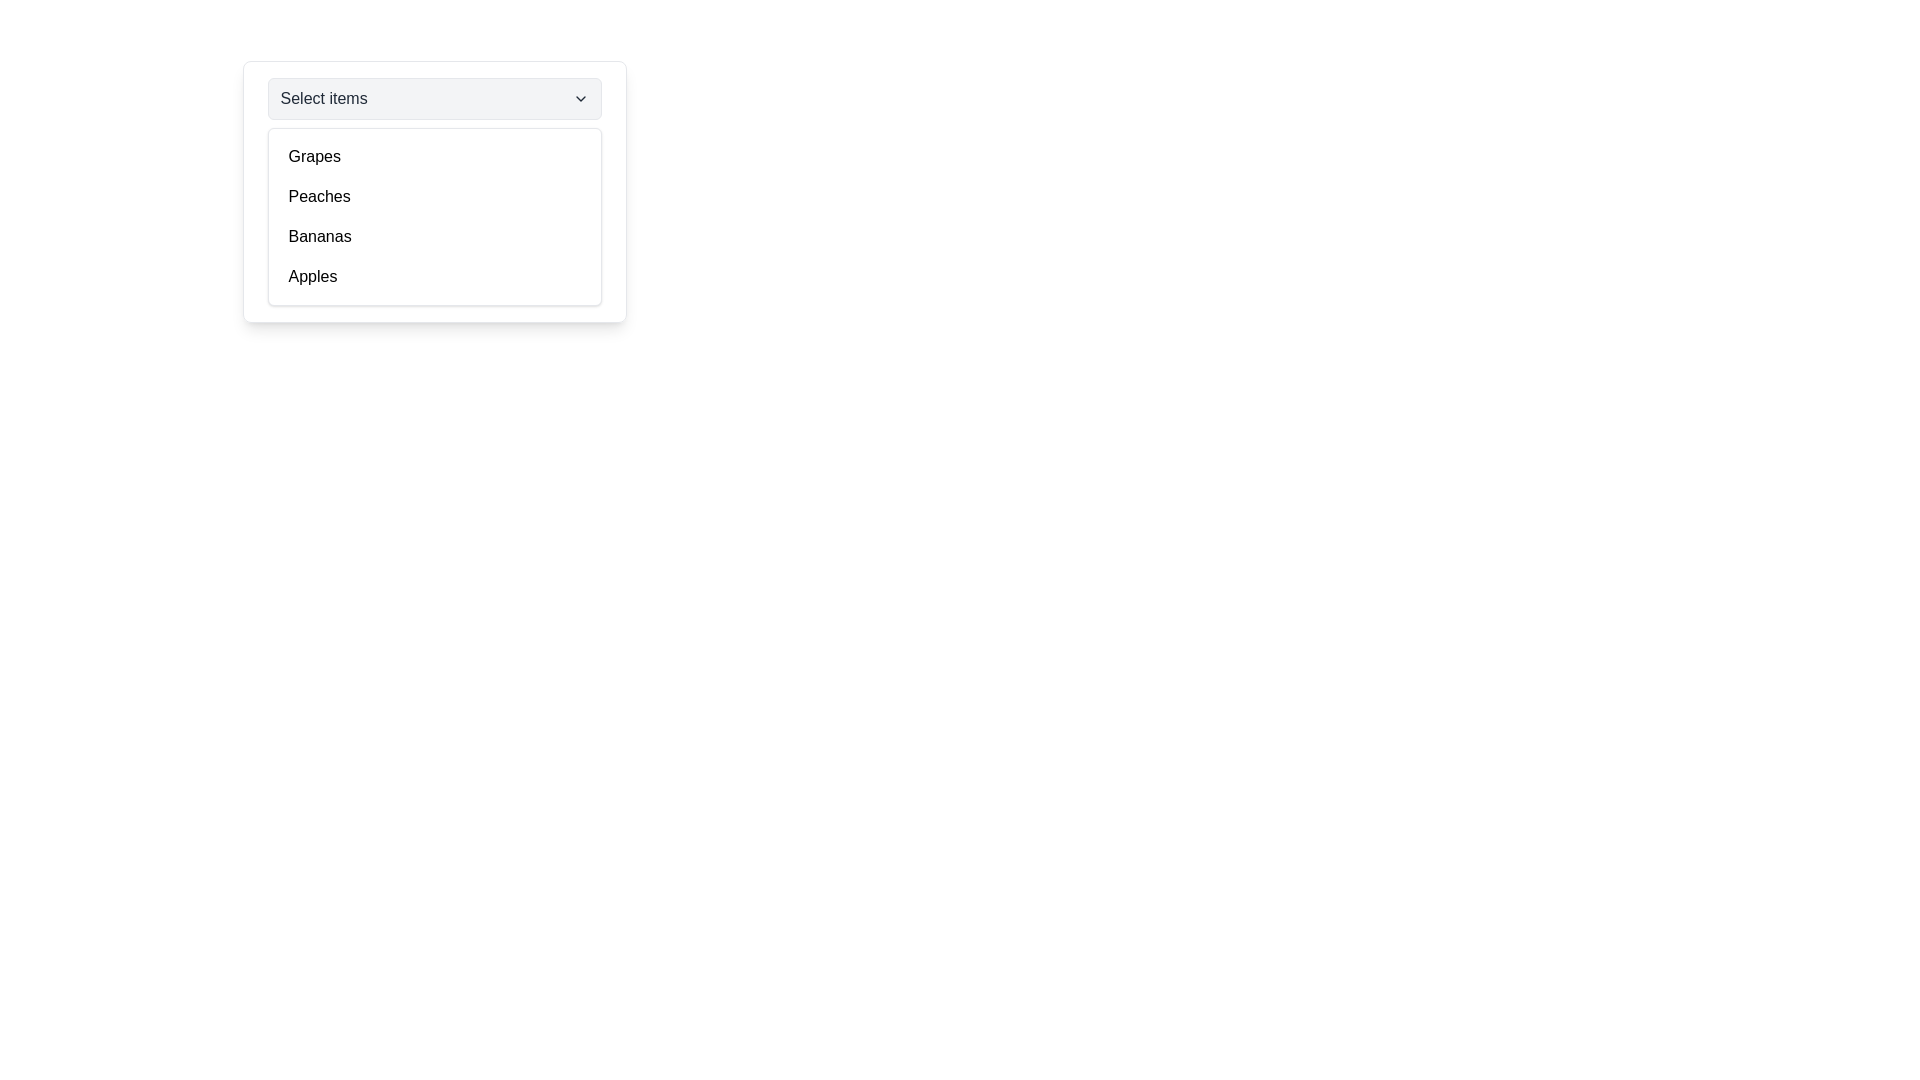  What do you see at coordinates (433, 196) in the screenshot?
I see `the list item labeled 'Peaches' in the dropdown menu` at bounding box center [433, 196].